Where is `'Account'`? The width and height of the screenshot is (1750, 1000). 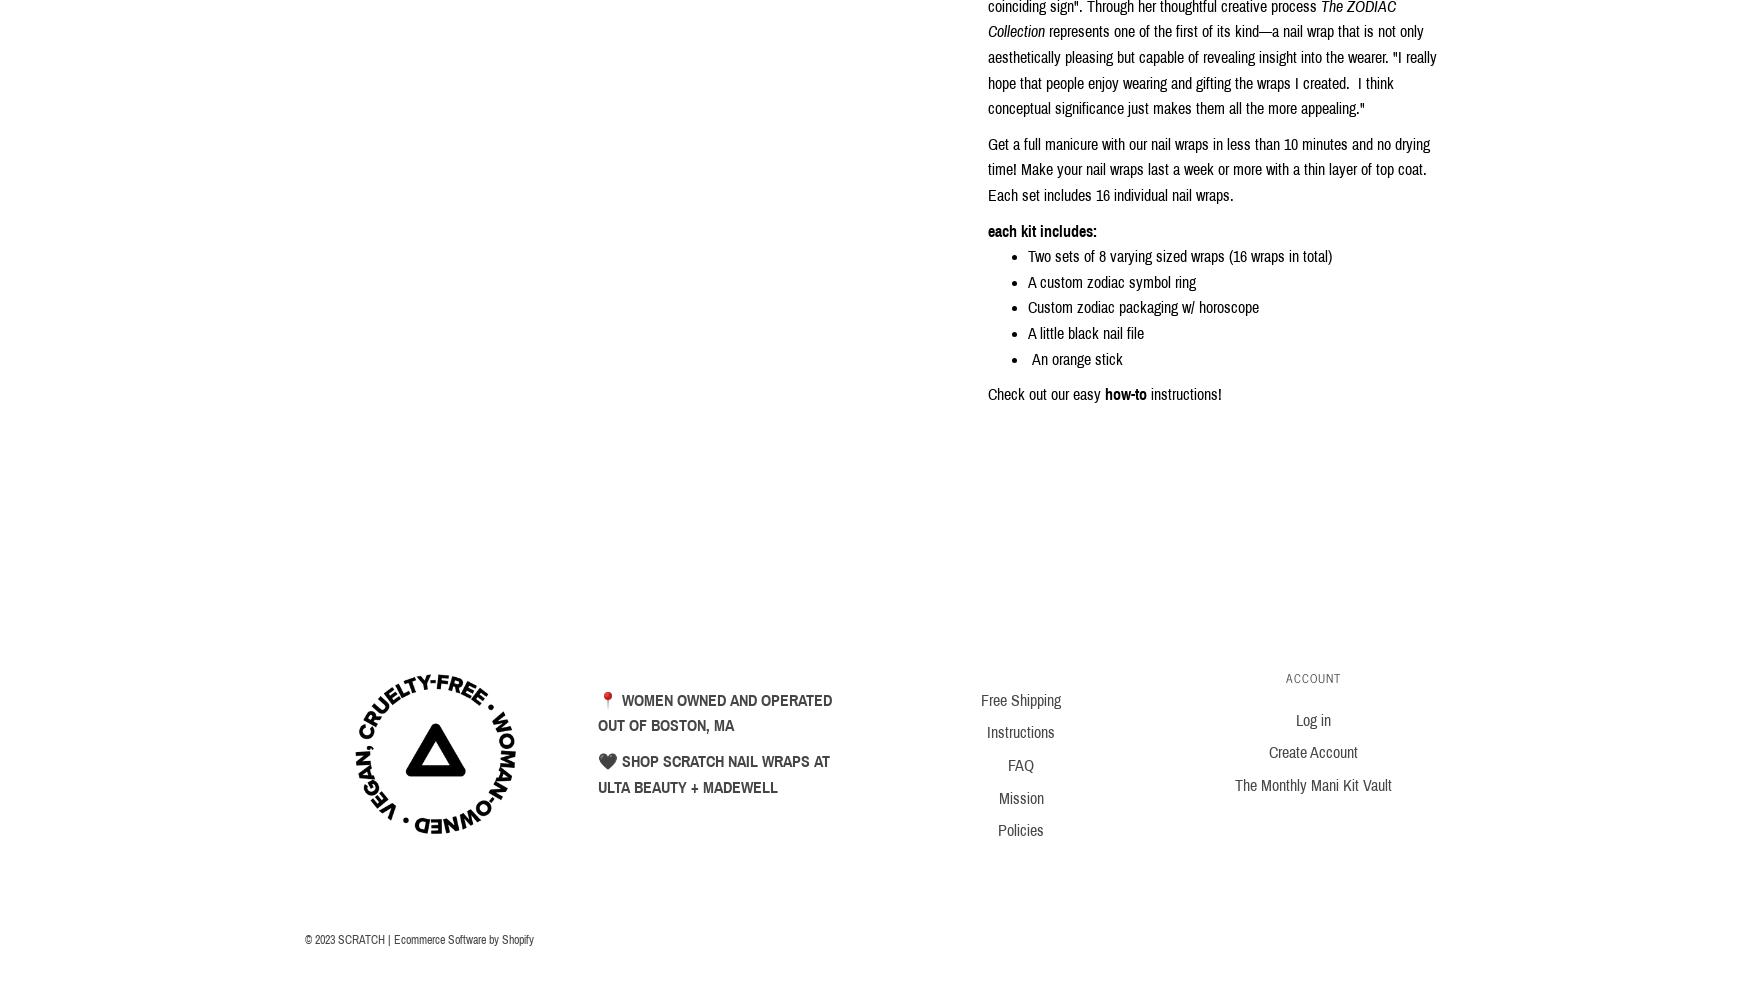
'Account' is located at coordinates (1312, 677).